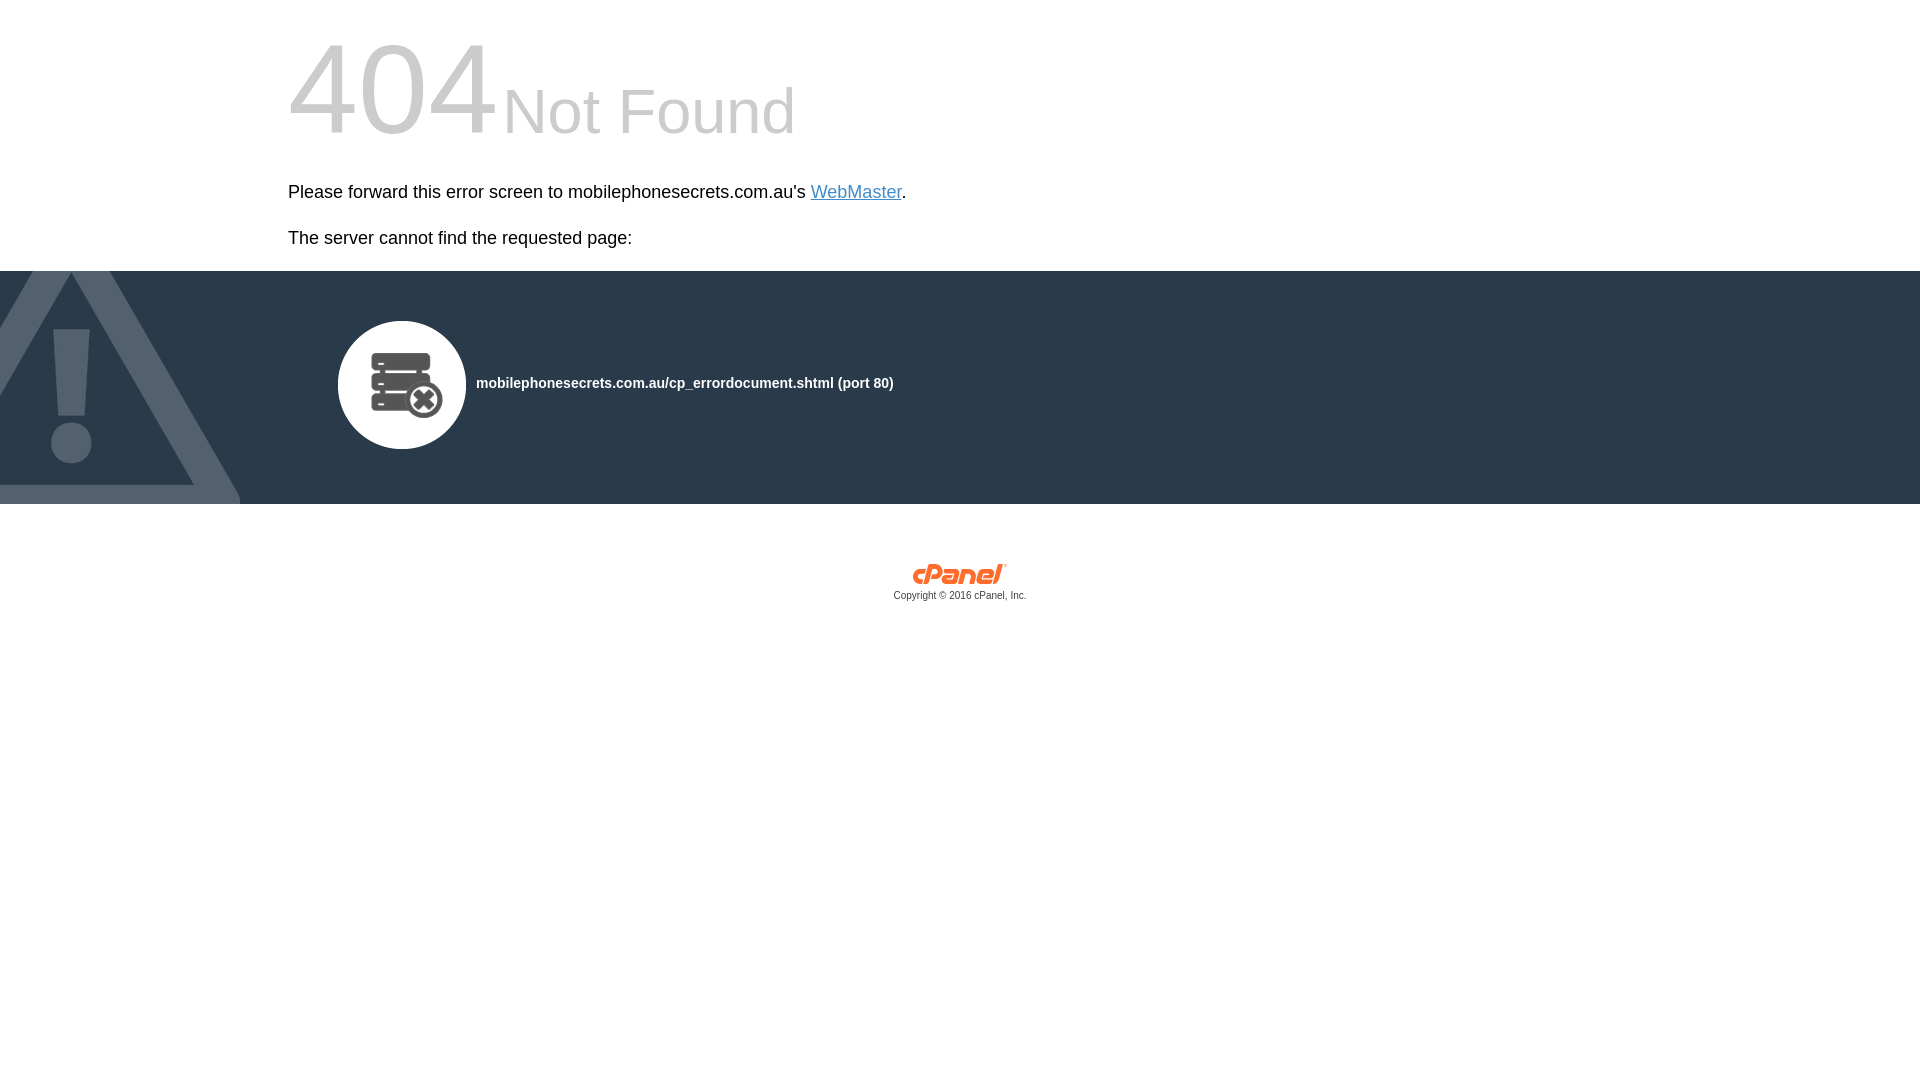  Describe the element at coordinates (811, 192) in the screenshot. I see `'WebMaster'` at that location.